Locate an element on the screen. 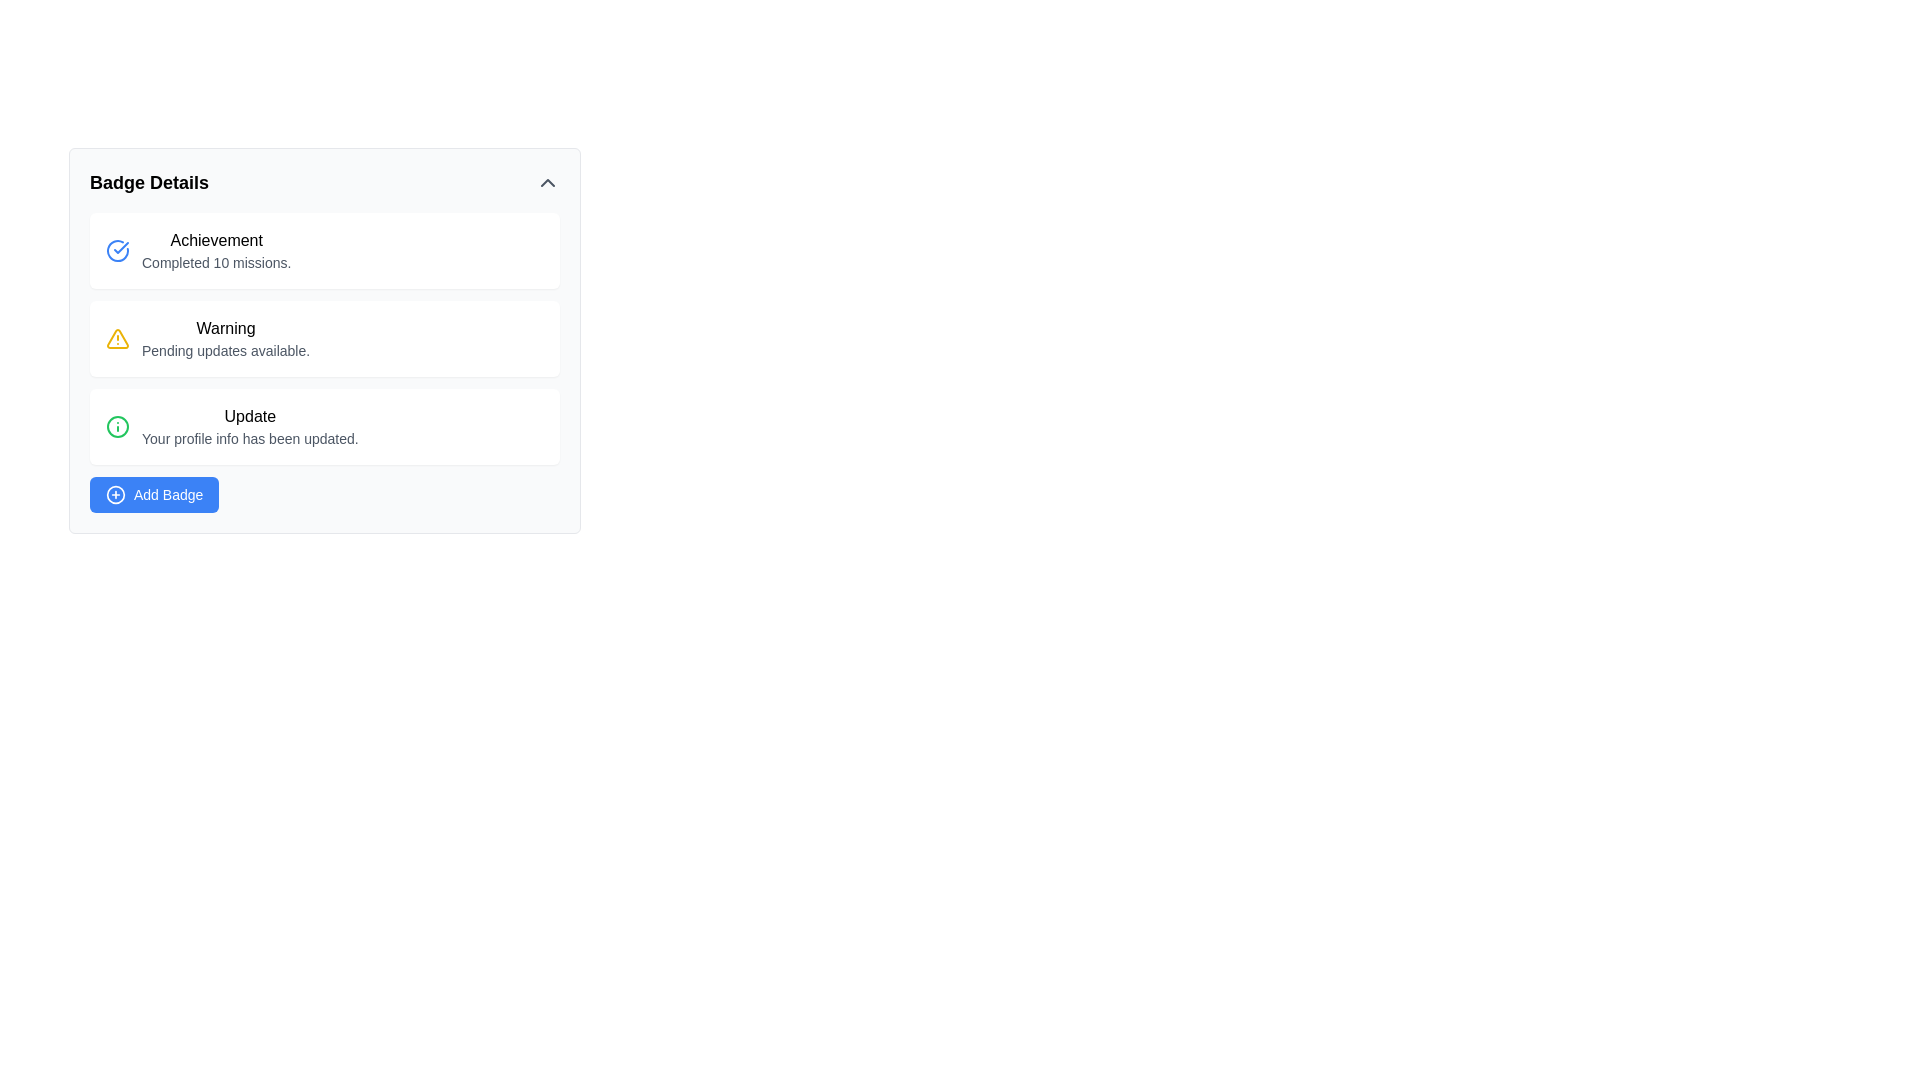 The width and height of the screenshot is (1920, 1080). the 'Badge Details' static text label, which is a bold, medium-large text located at the top-left corner of the interface, next to a companion icon is located at coordinates (148, 182).